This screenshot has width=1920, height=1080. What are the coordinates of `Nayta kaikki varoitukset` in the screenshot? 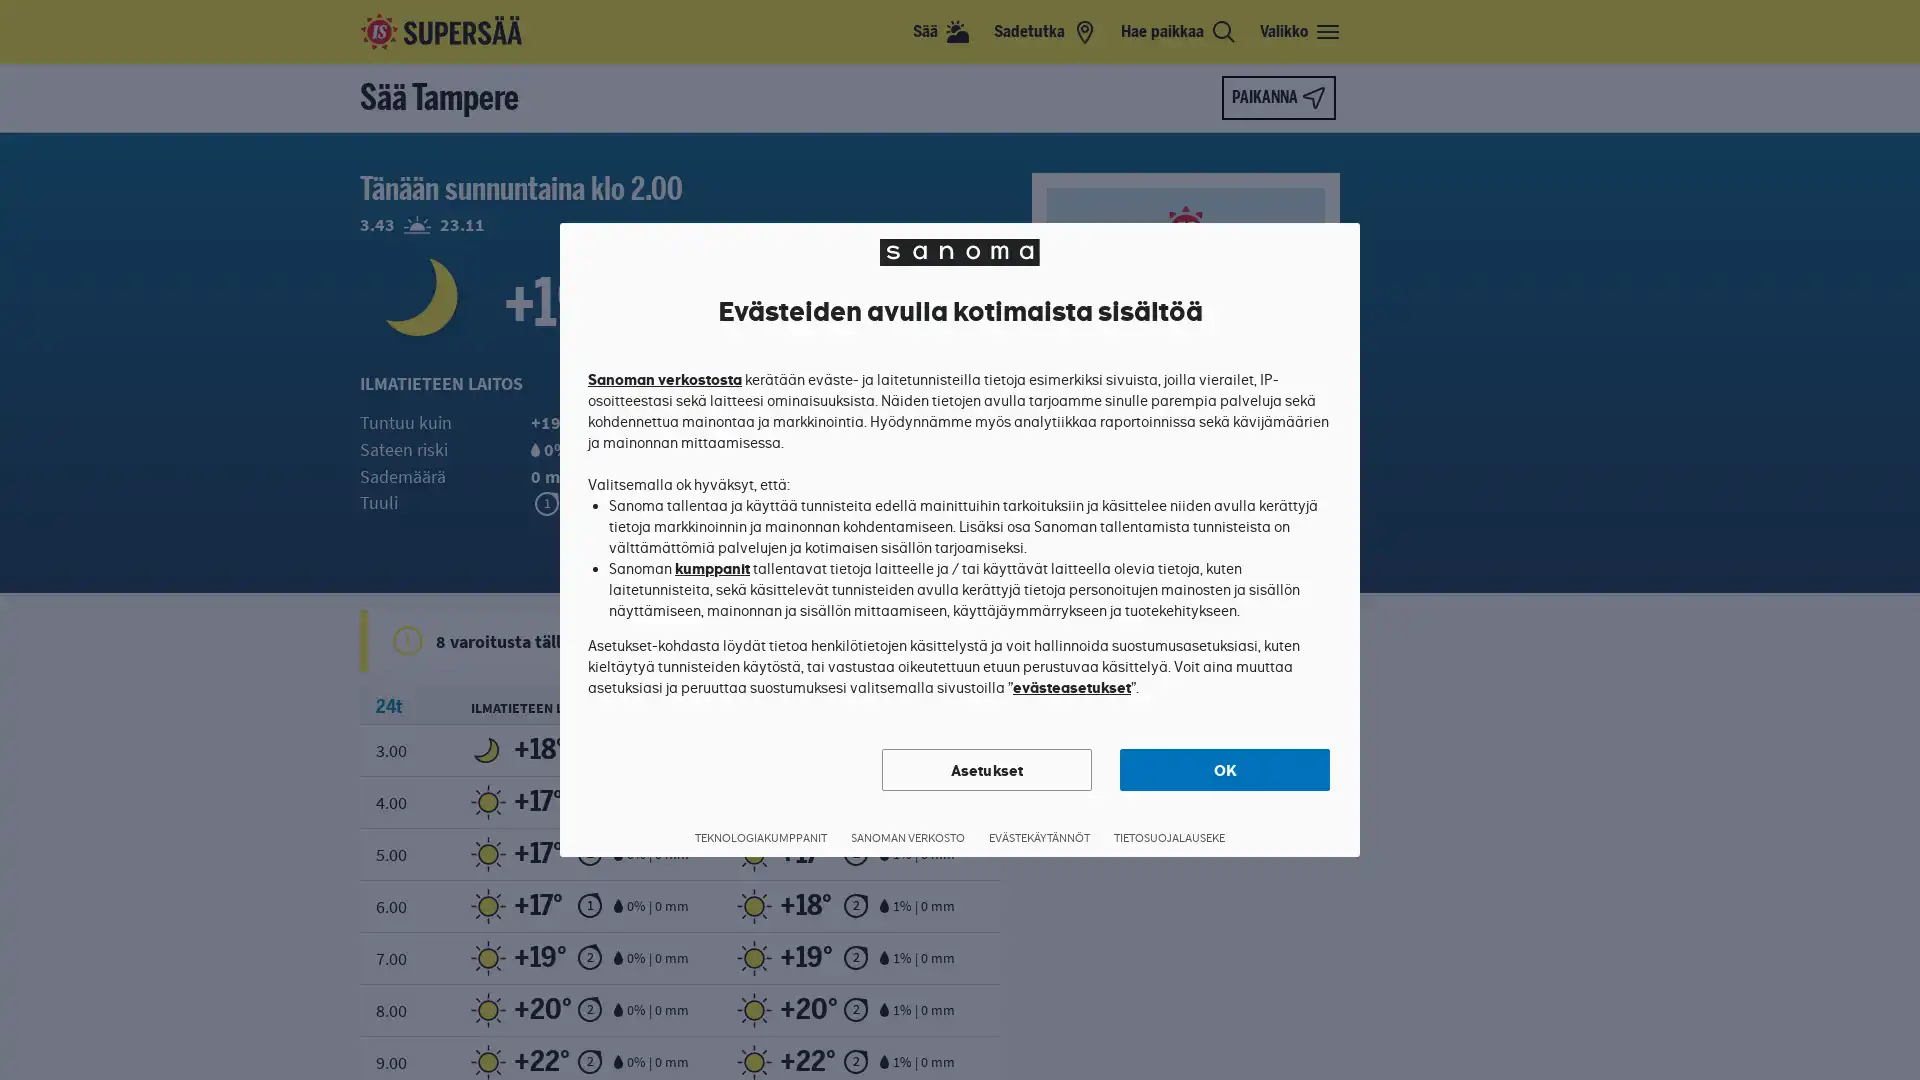 It's located at (974, 640).